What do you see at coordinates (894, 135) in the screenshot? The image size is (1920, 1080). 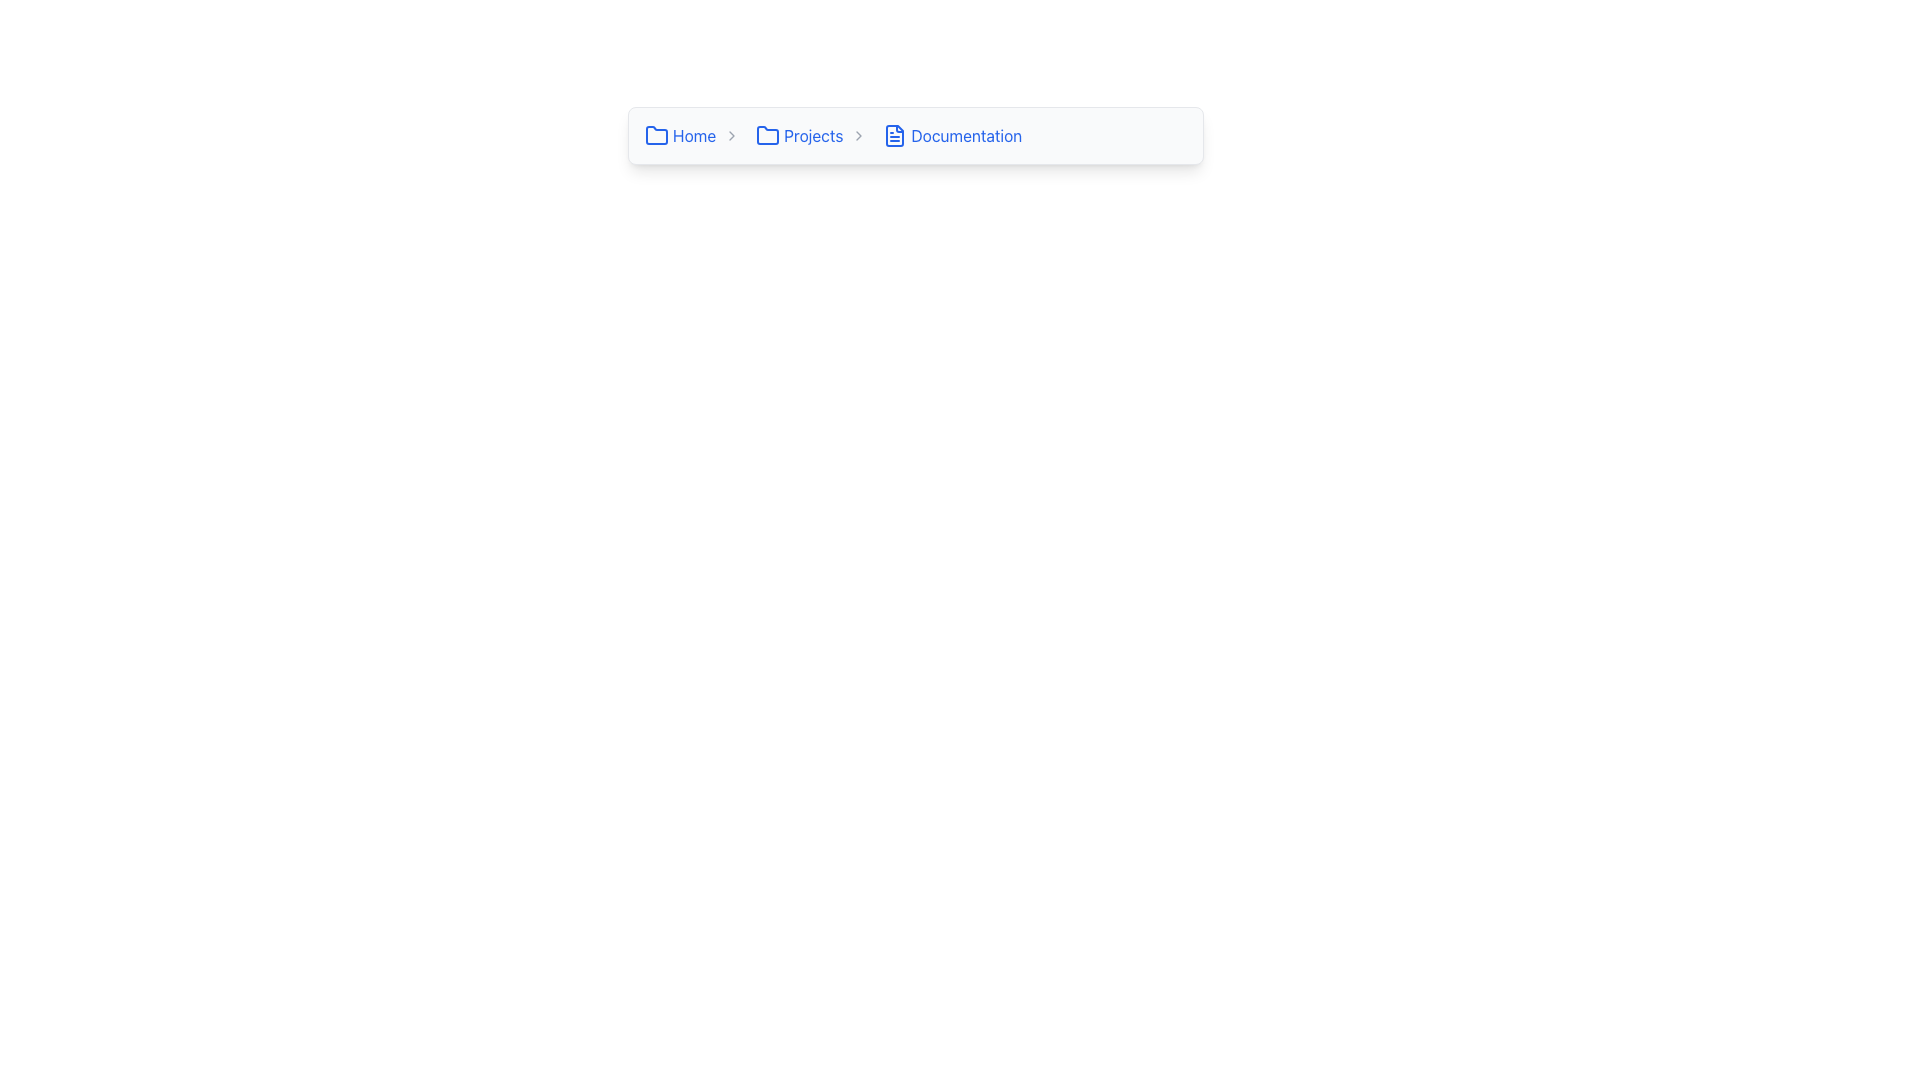 I see `the document icon in the breadcrumb navigation, which is located to the right of the folder icons for 'Home' and 'Projects', and directly left of the text 'Documentation'` at bounding box center [894, 135].